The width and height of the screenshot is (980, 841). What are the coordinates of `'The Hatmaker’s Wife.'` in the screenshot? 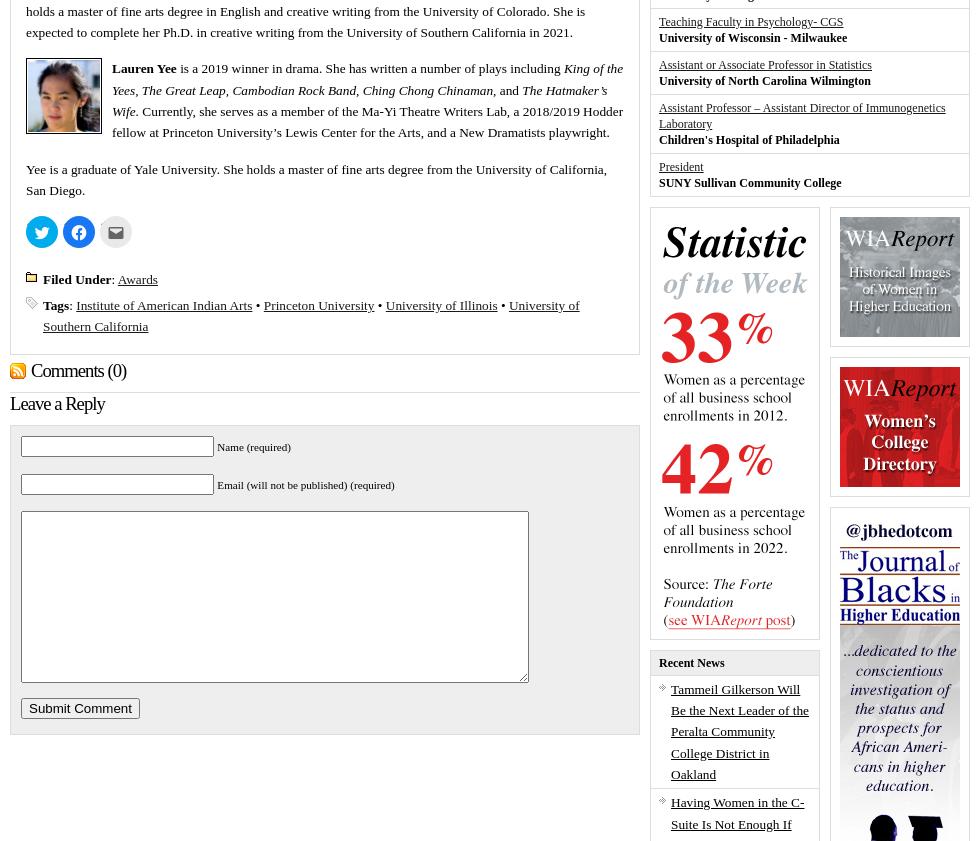 It's located at (359, 98).